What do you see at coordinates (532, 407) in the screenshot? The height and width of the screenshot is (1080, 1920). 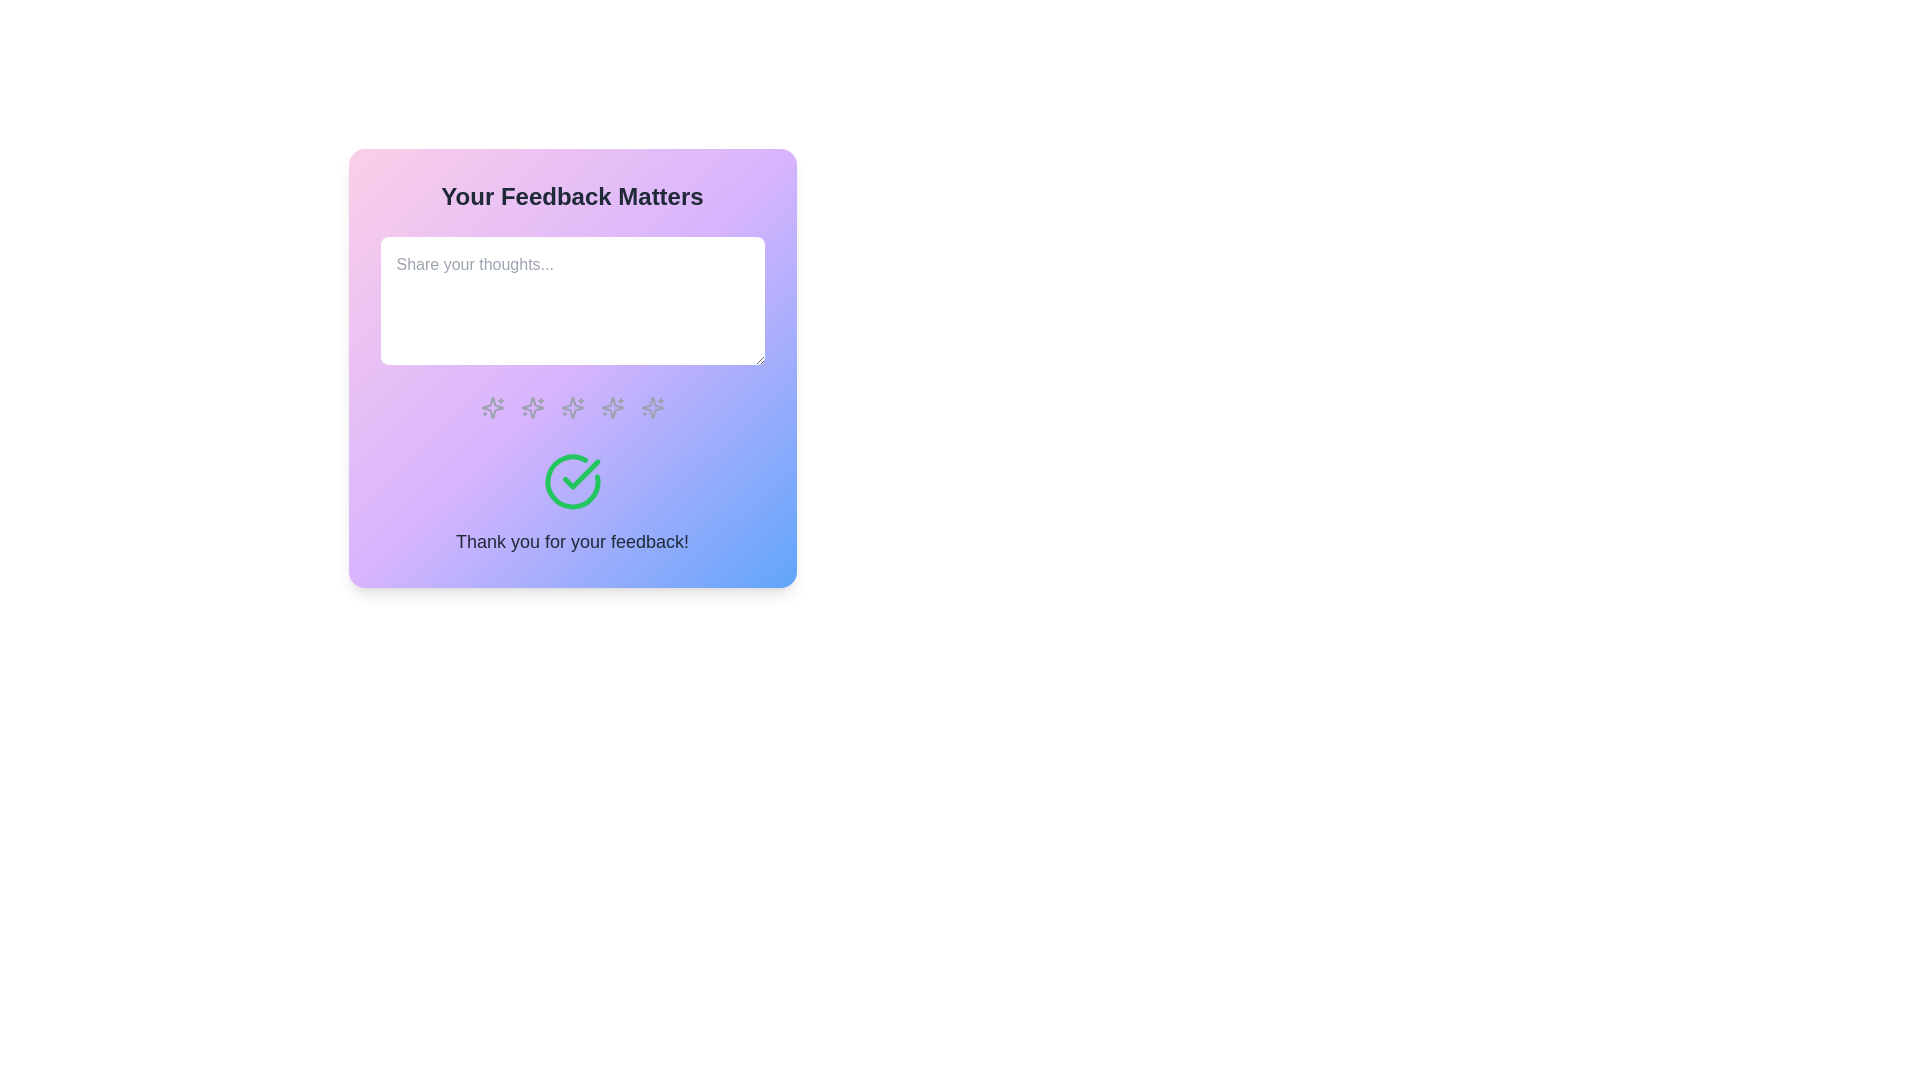 I see `the second star icon in the rating system, which is styled as a subtle gray sparkly star` at bounding box center [532, 407].